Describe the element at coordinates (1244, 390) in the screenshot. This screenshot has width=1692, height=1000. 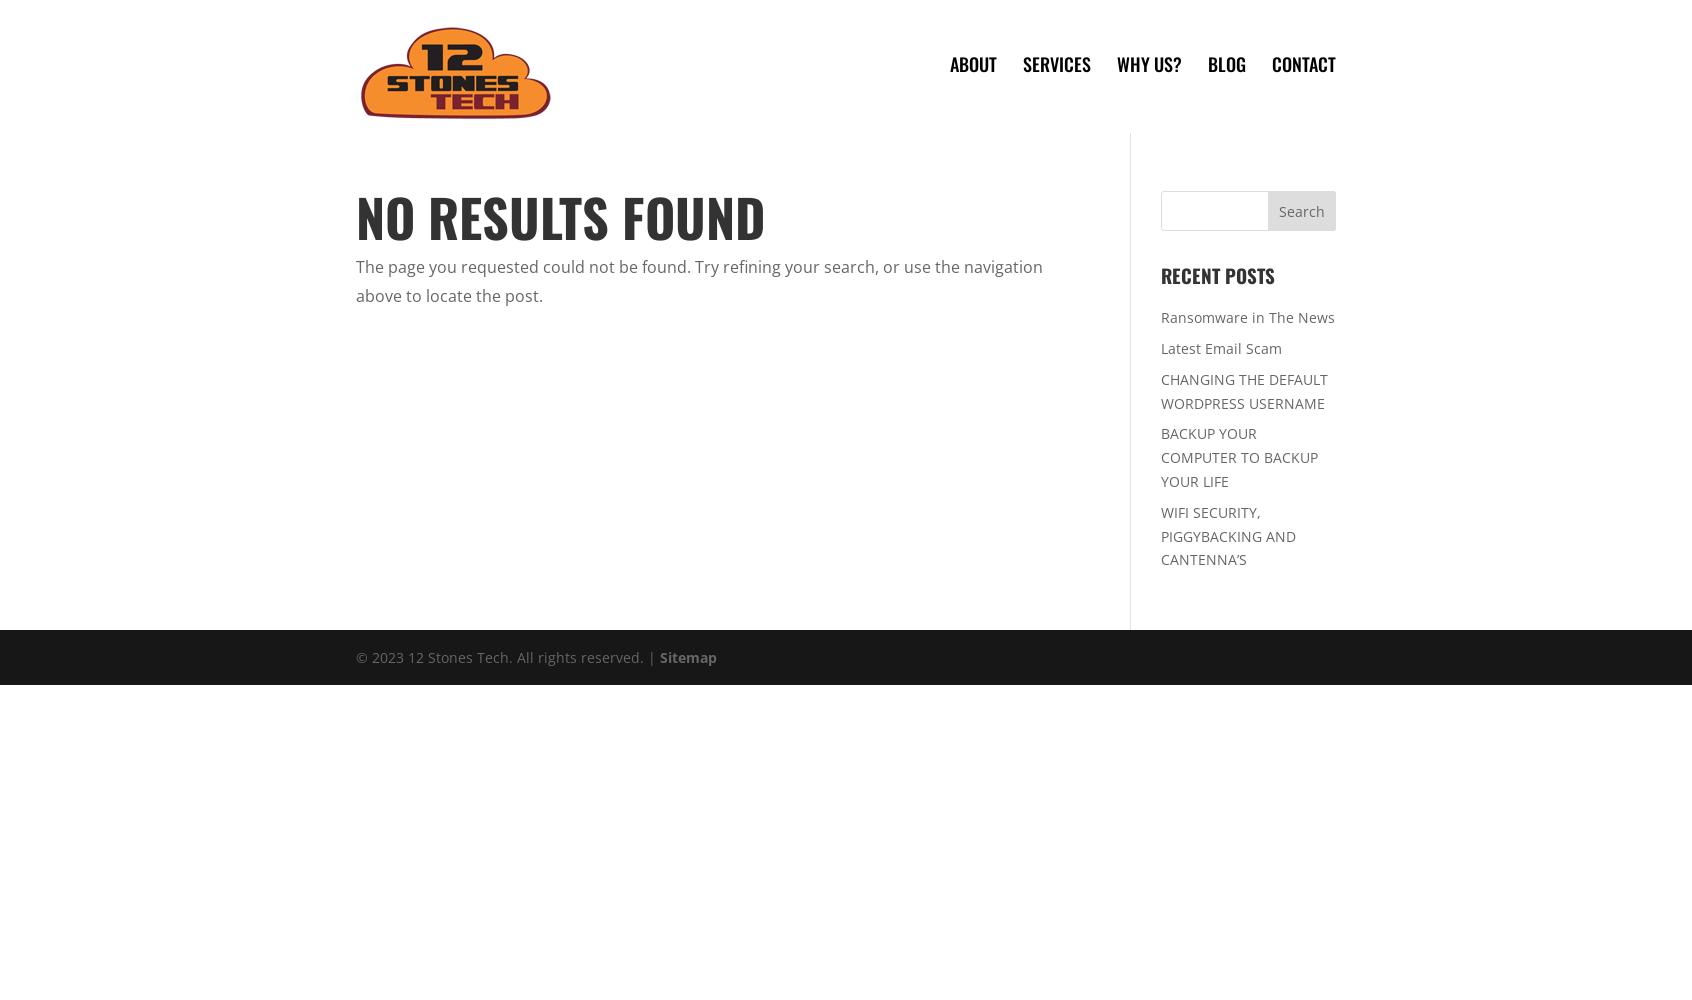
I see `'CHANGING THE DEFAULT WORDPRESS USERNAME'` at that location.